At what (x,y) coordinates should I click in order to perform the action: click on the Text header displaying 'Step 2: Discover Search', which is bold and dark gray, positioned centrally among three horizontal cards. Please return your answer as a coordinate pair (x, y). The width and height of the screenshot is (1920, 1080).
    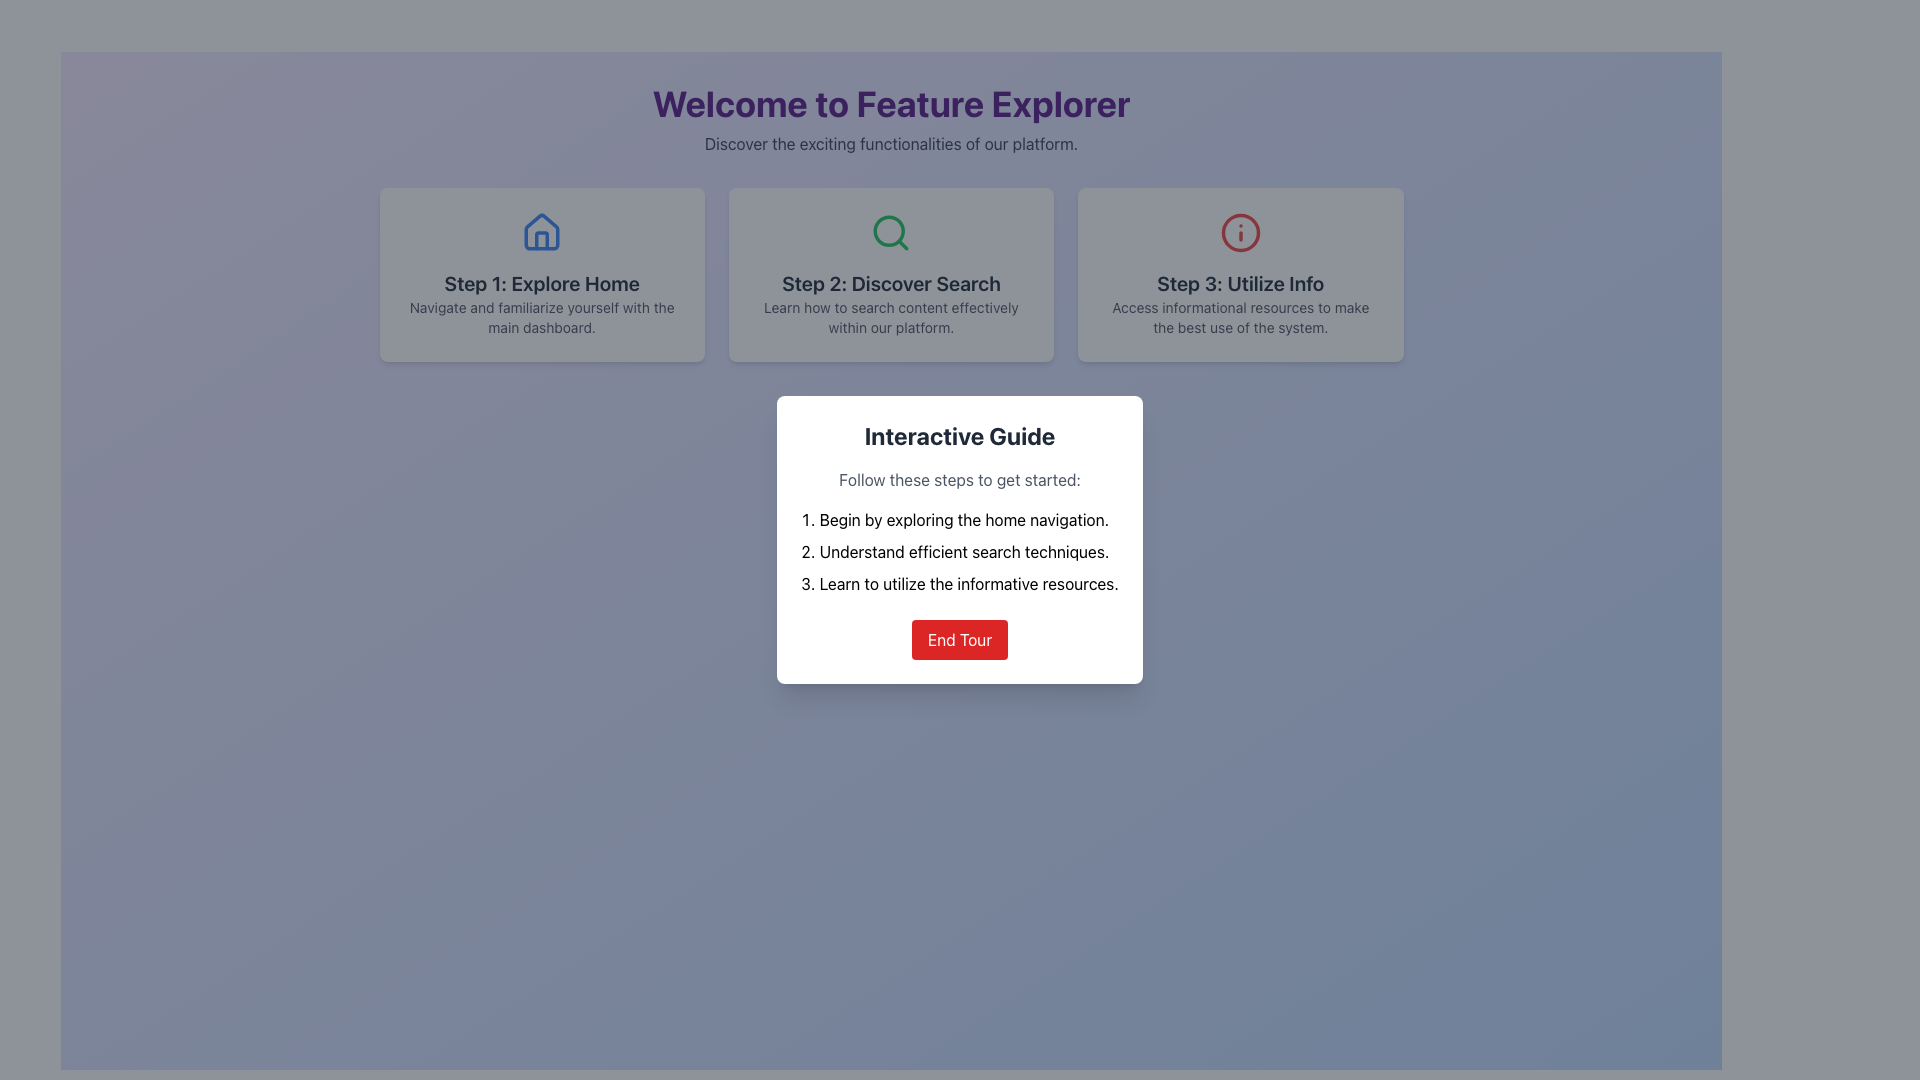
    Looking at the image, I should click on (890, 284).